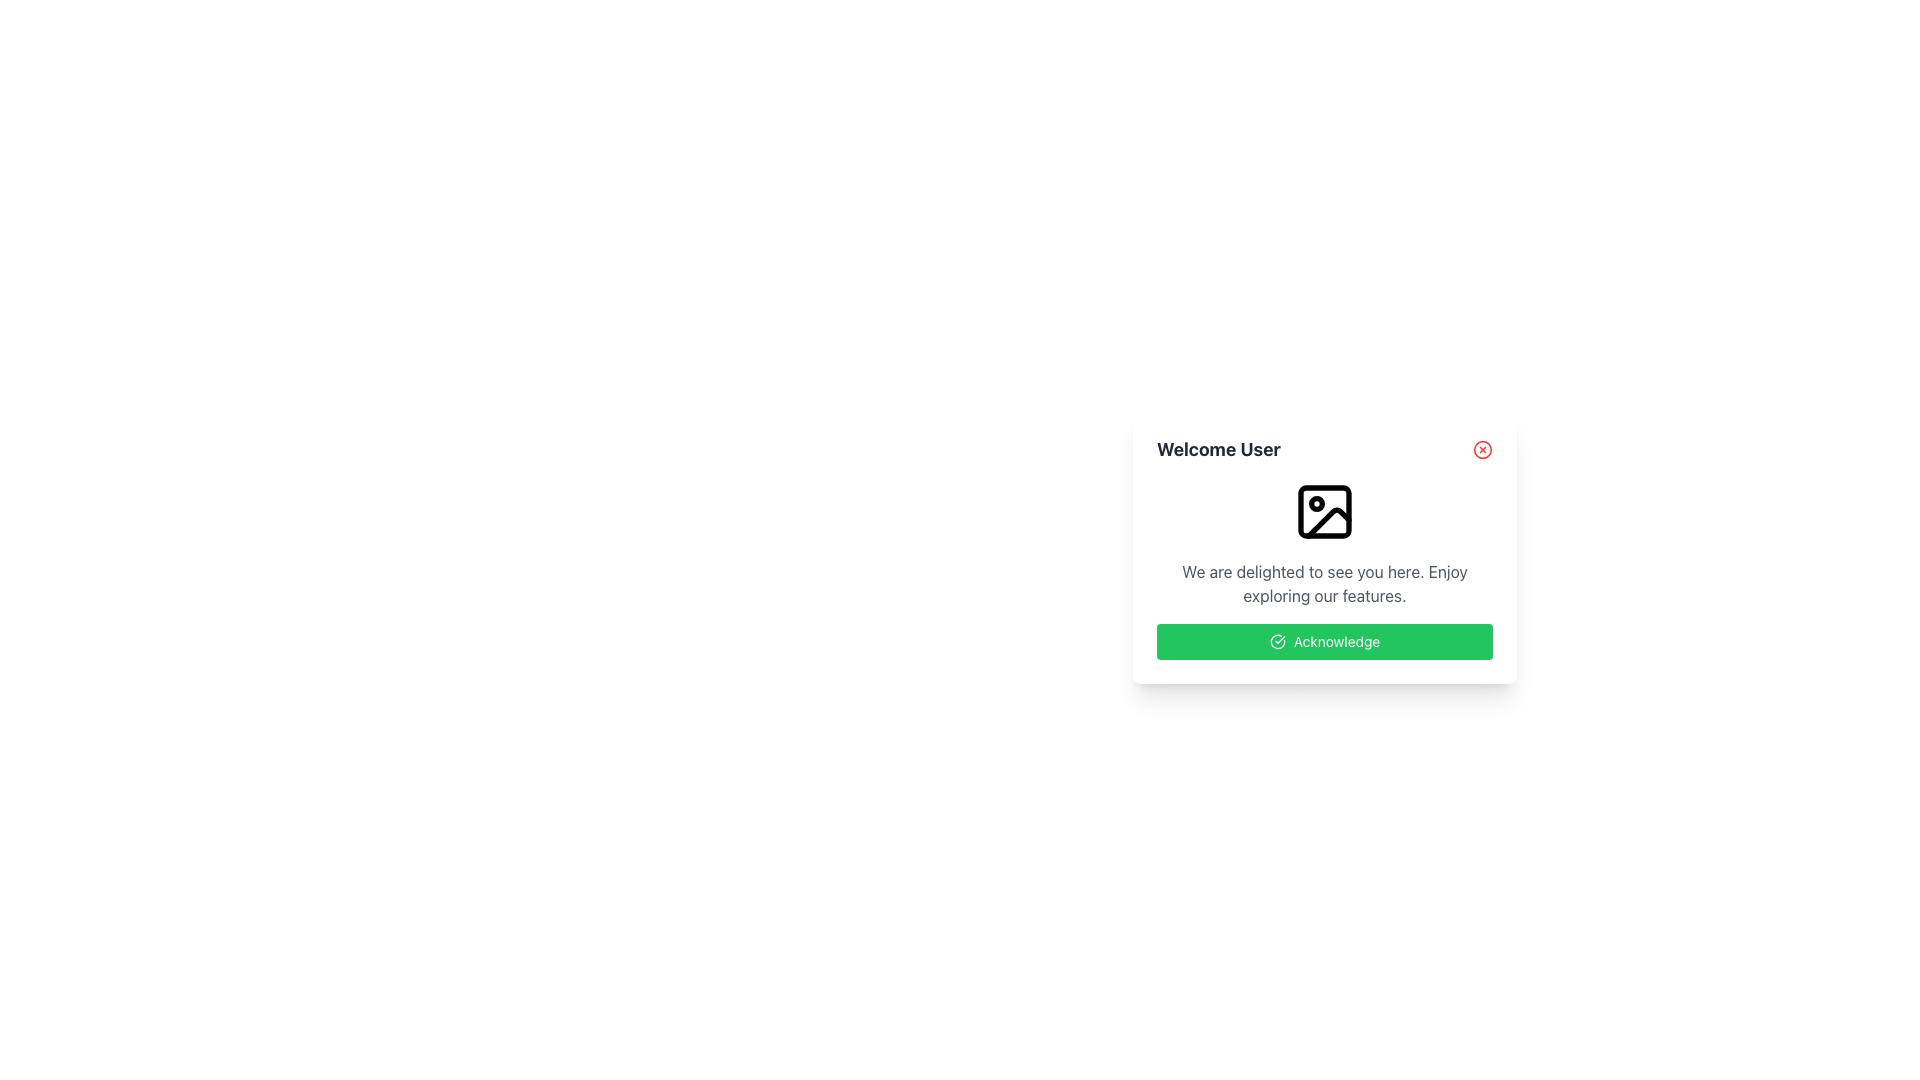  I want to click on the checkmark icon located in the top-right corner of the popup card that conveys a confirmation or success symbol, so click(1276, 641).